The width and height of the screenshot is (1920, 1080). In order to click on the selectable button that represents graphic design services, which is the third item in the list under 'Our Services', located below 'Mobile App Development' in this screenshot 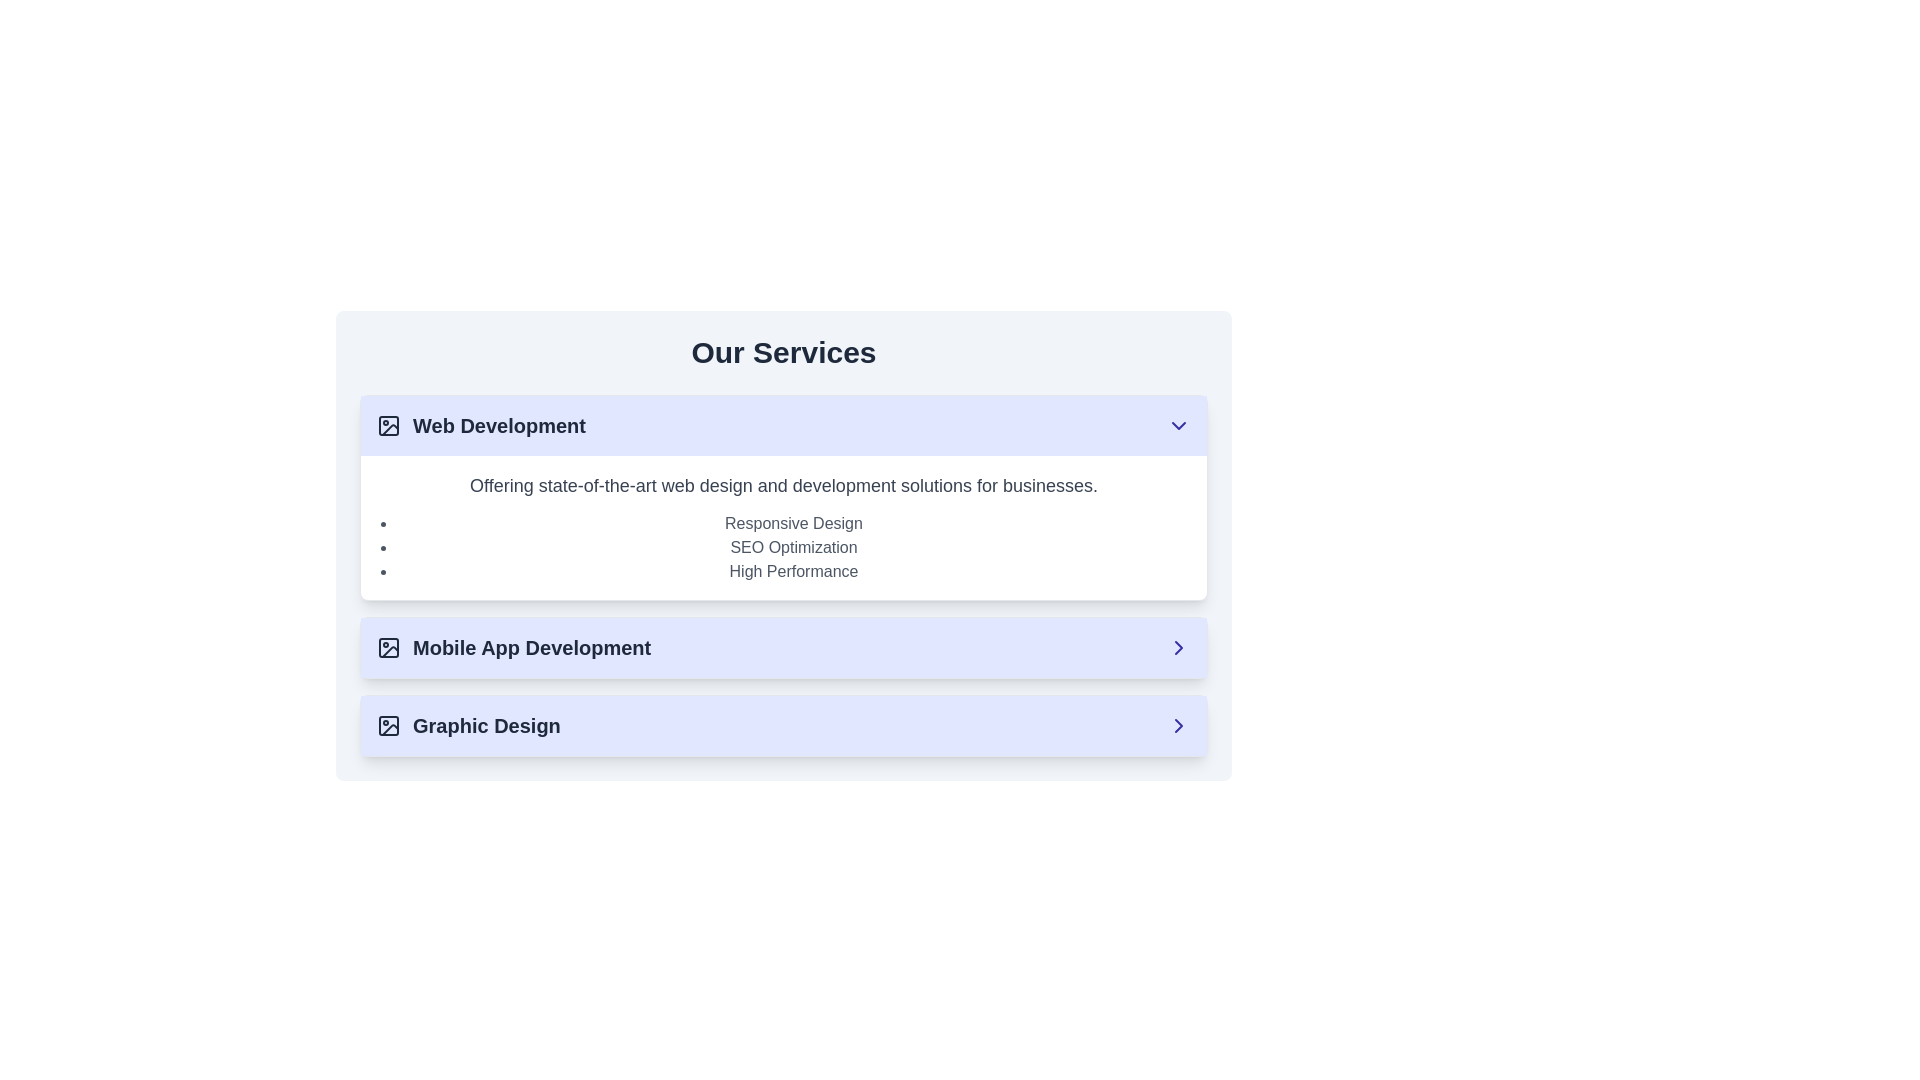, I will do `click(782, 725)`.